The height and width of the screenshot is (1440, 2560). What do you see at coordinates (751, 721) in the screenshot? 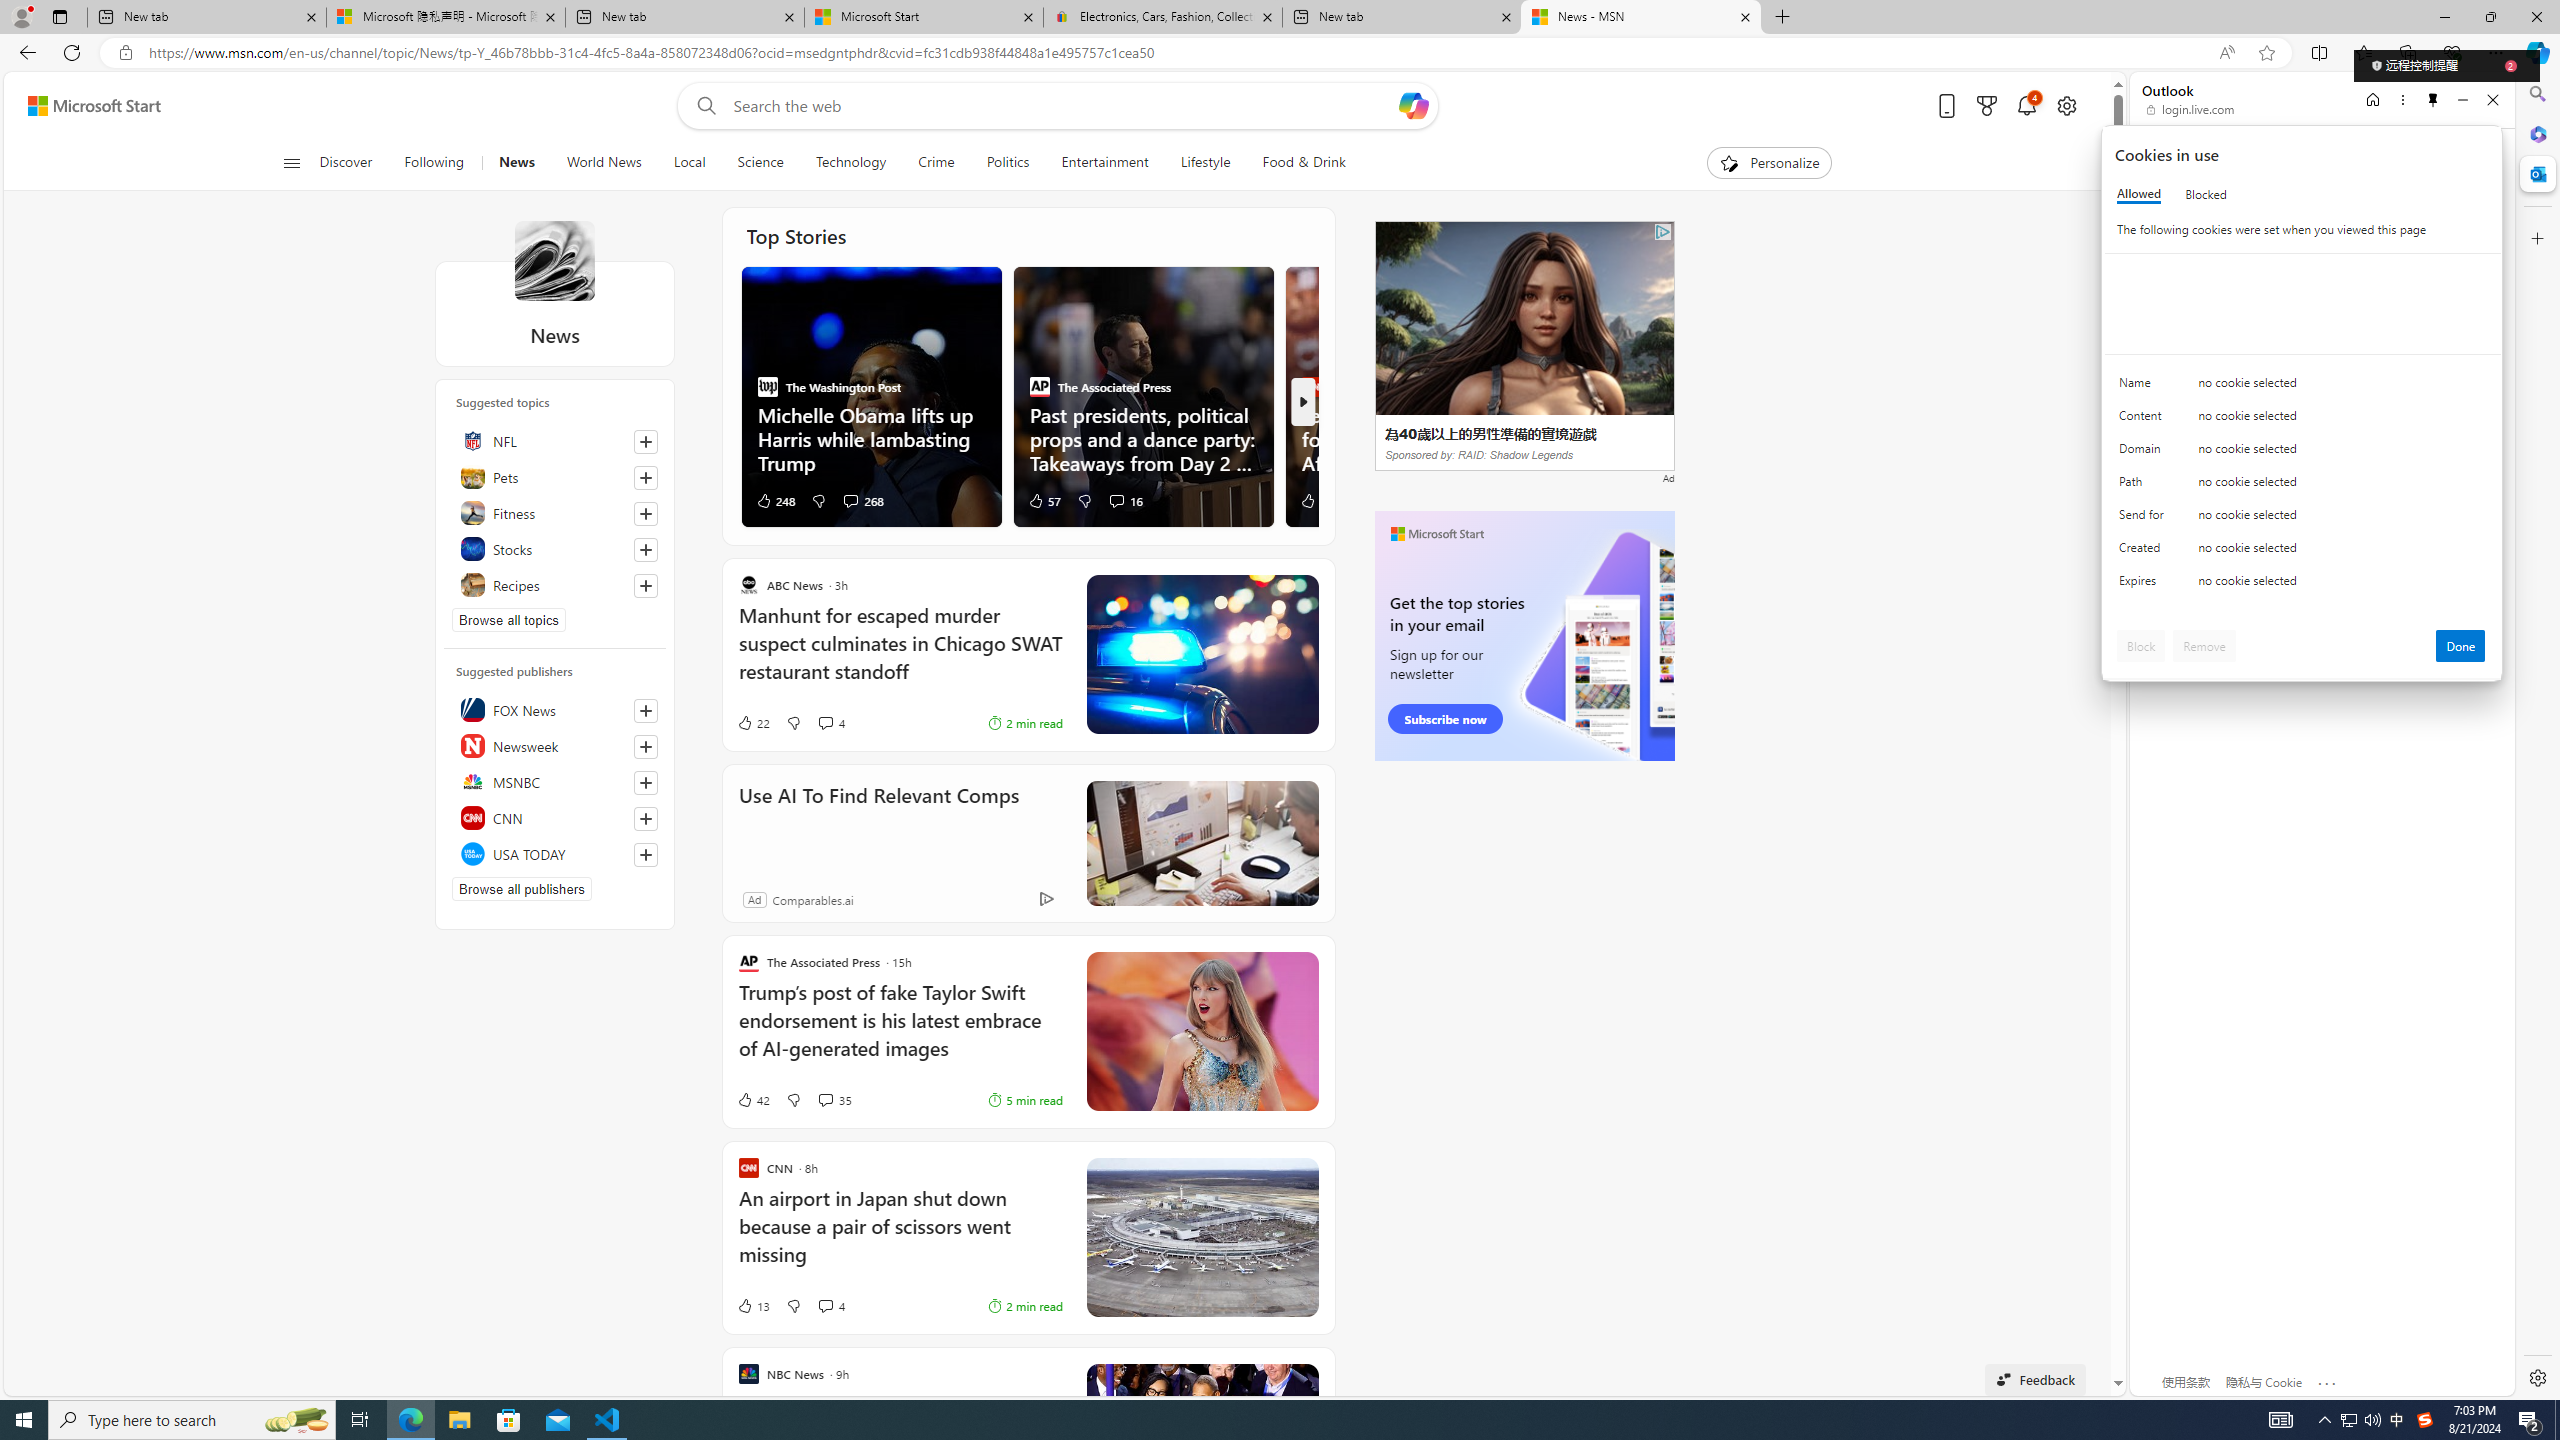
I see `'22 Like'` at bounding box center [751, 721].